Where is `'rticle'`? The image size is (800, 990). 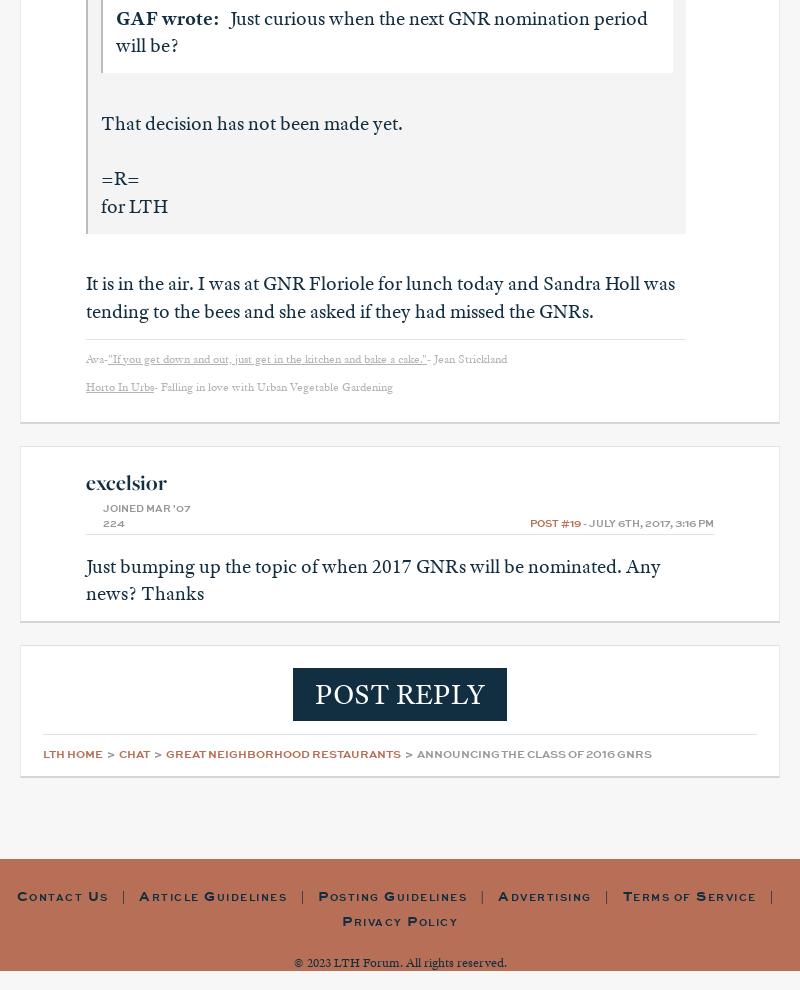 'rticle' is located at coordinates (174, 897).